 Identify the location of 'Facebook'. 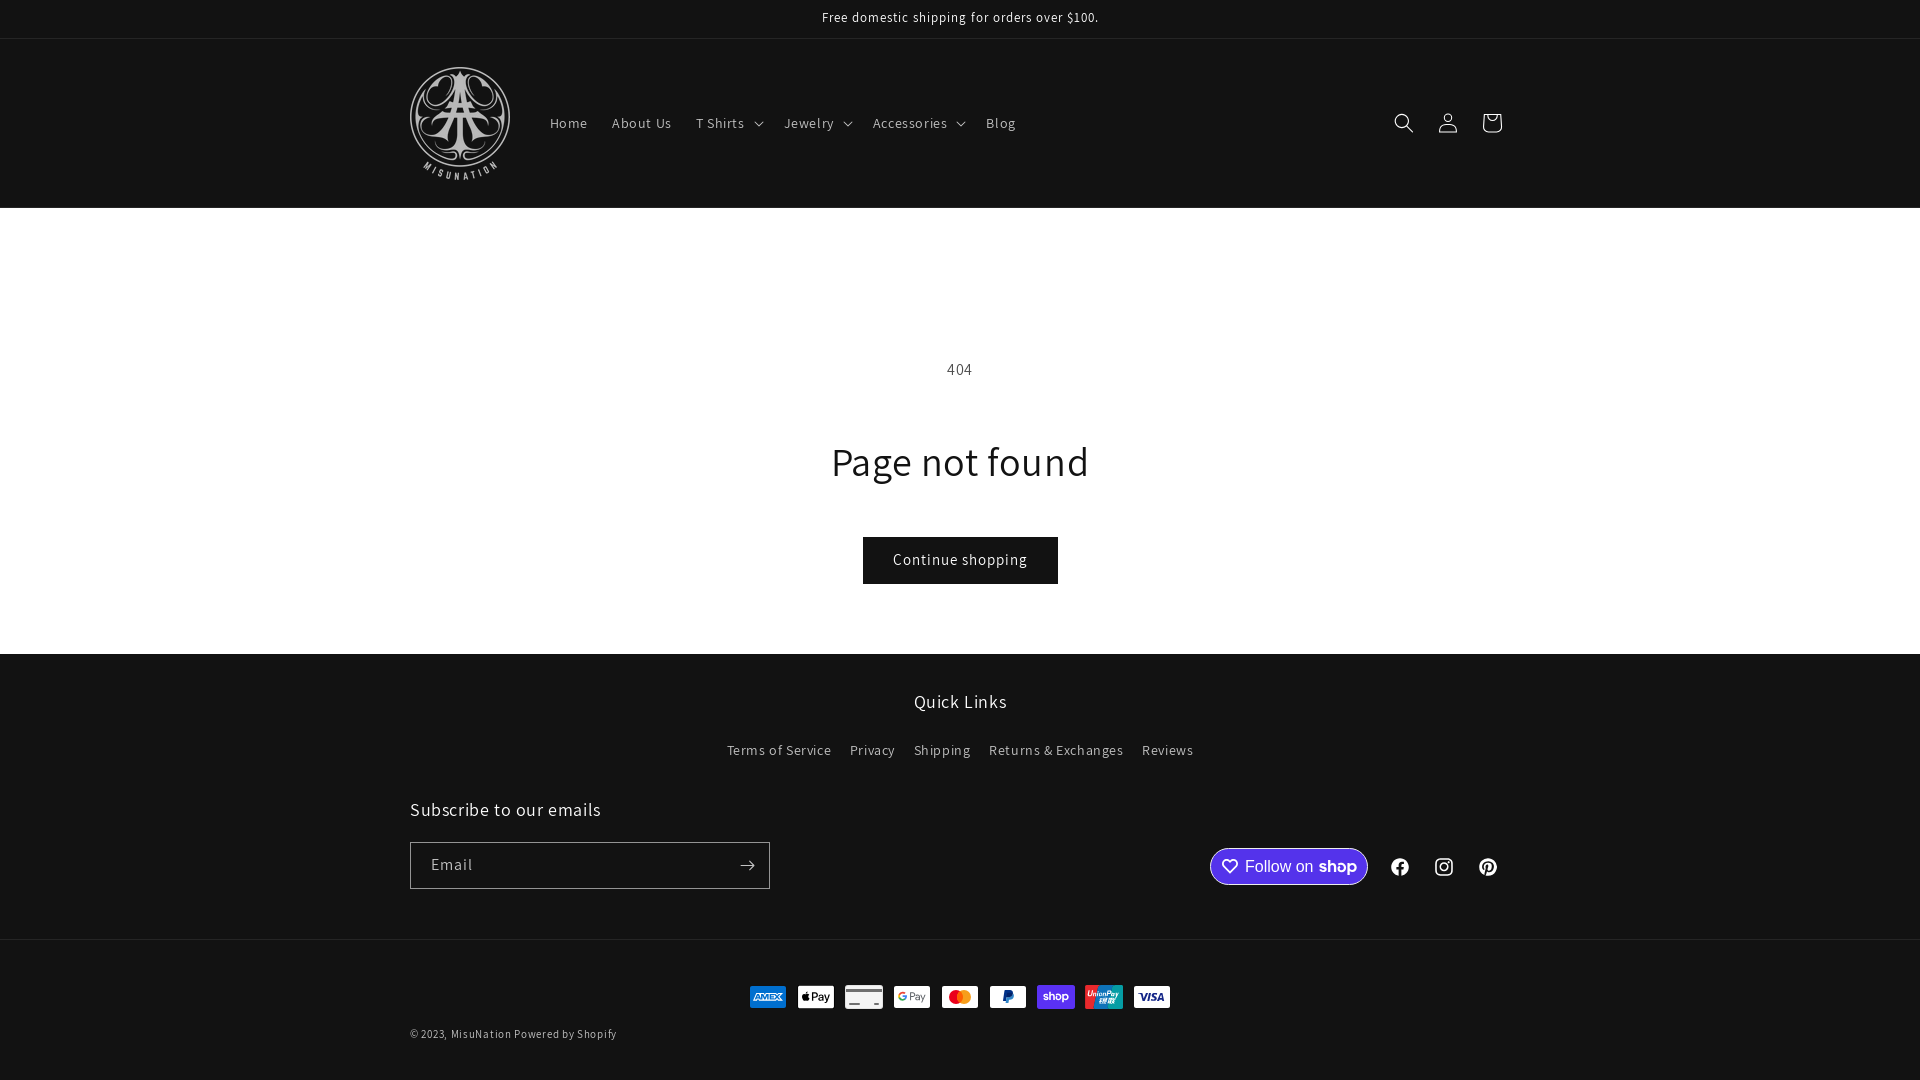
(1399, 866).